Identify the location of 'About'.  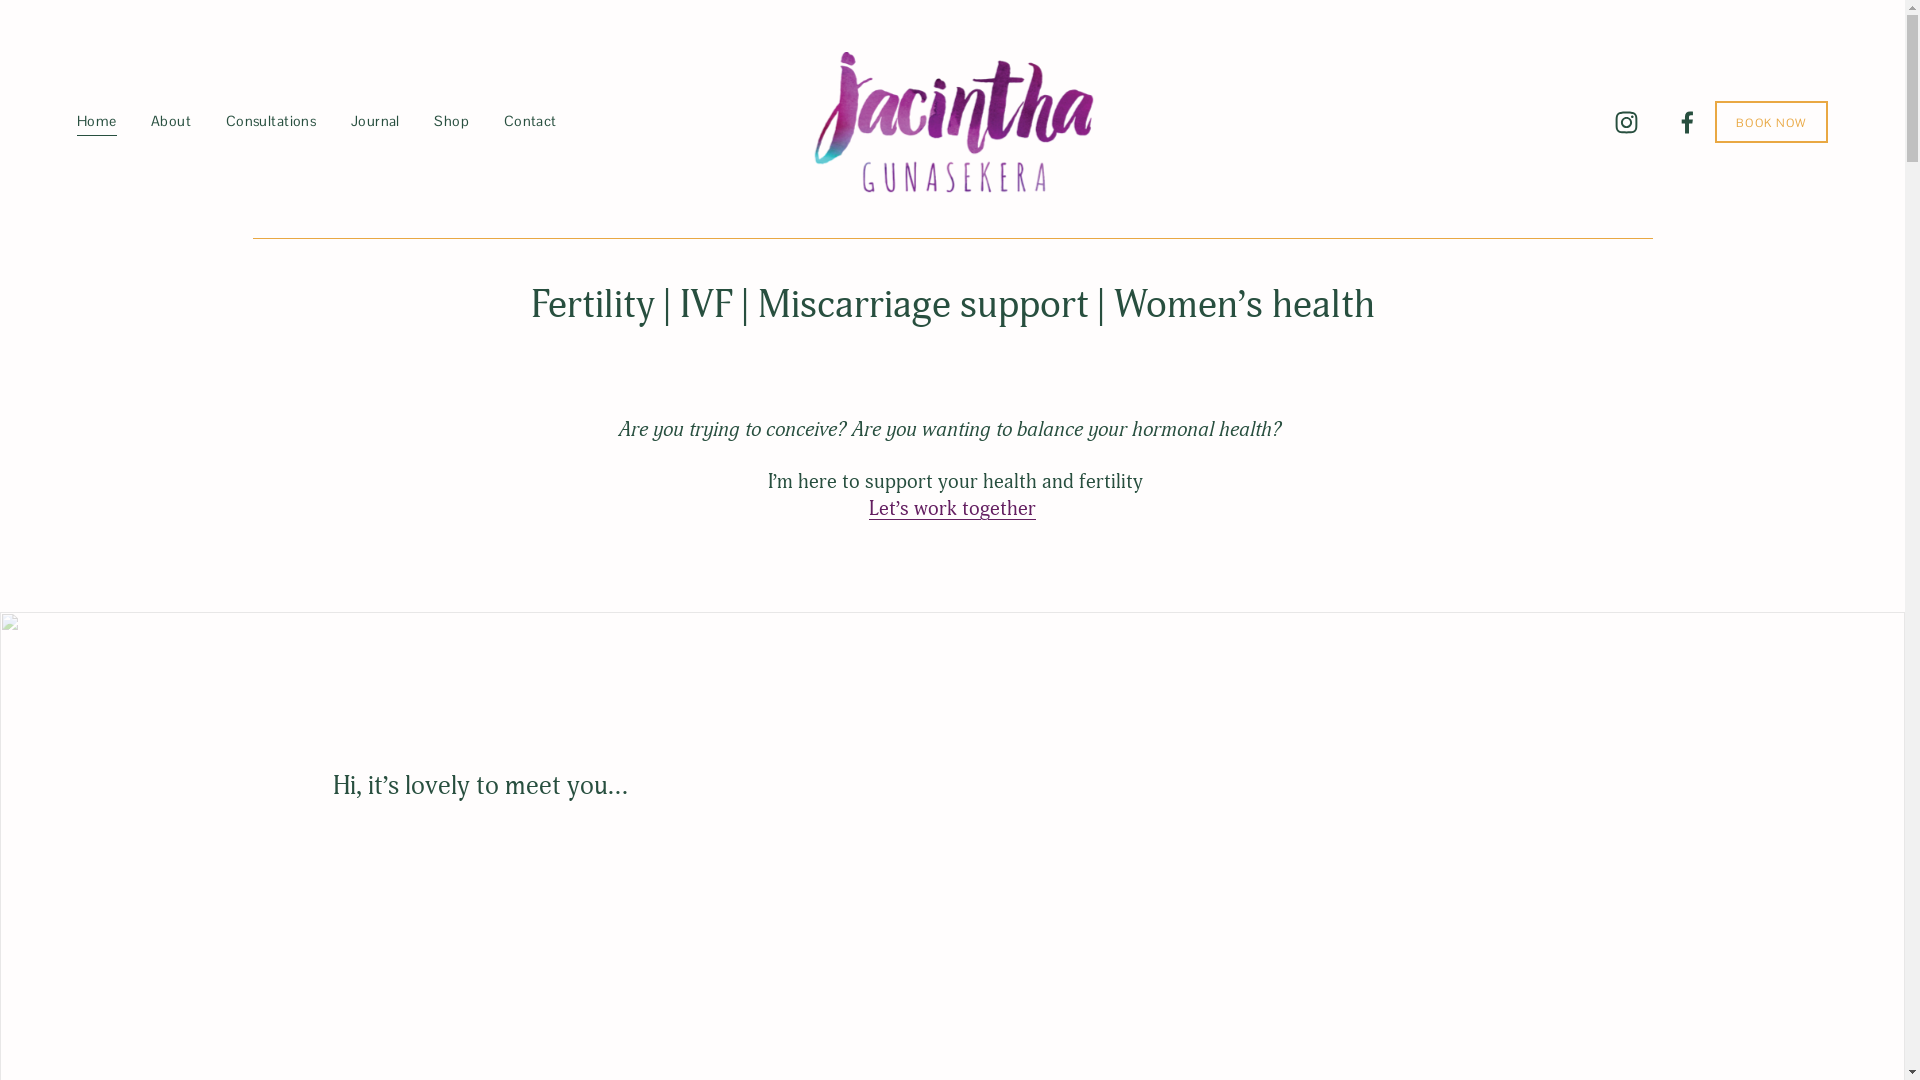
(171, 122).